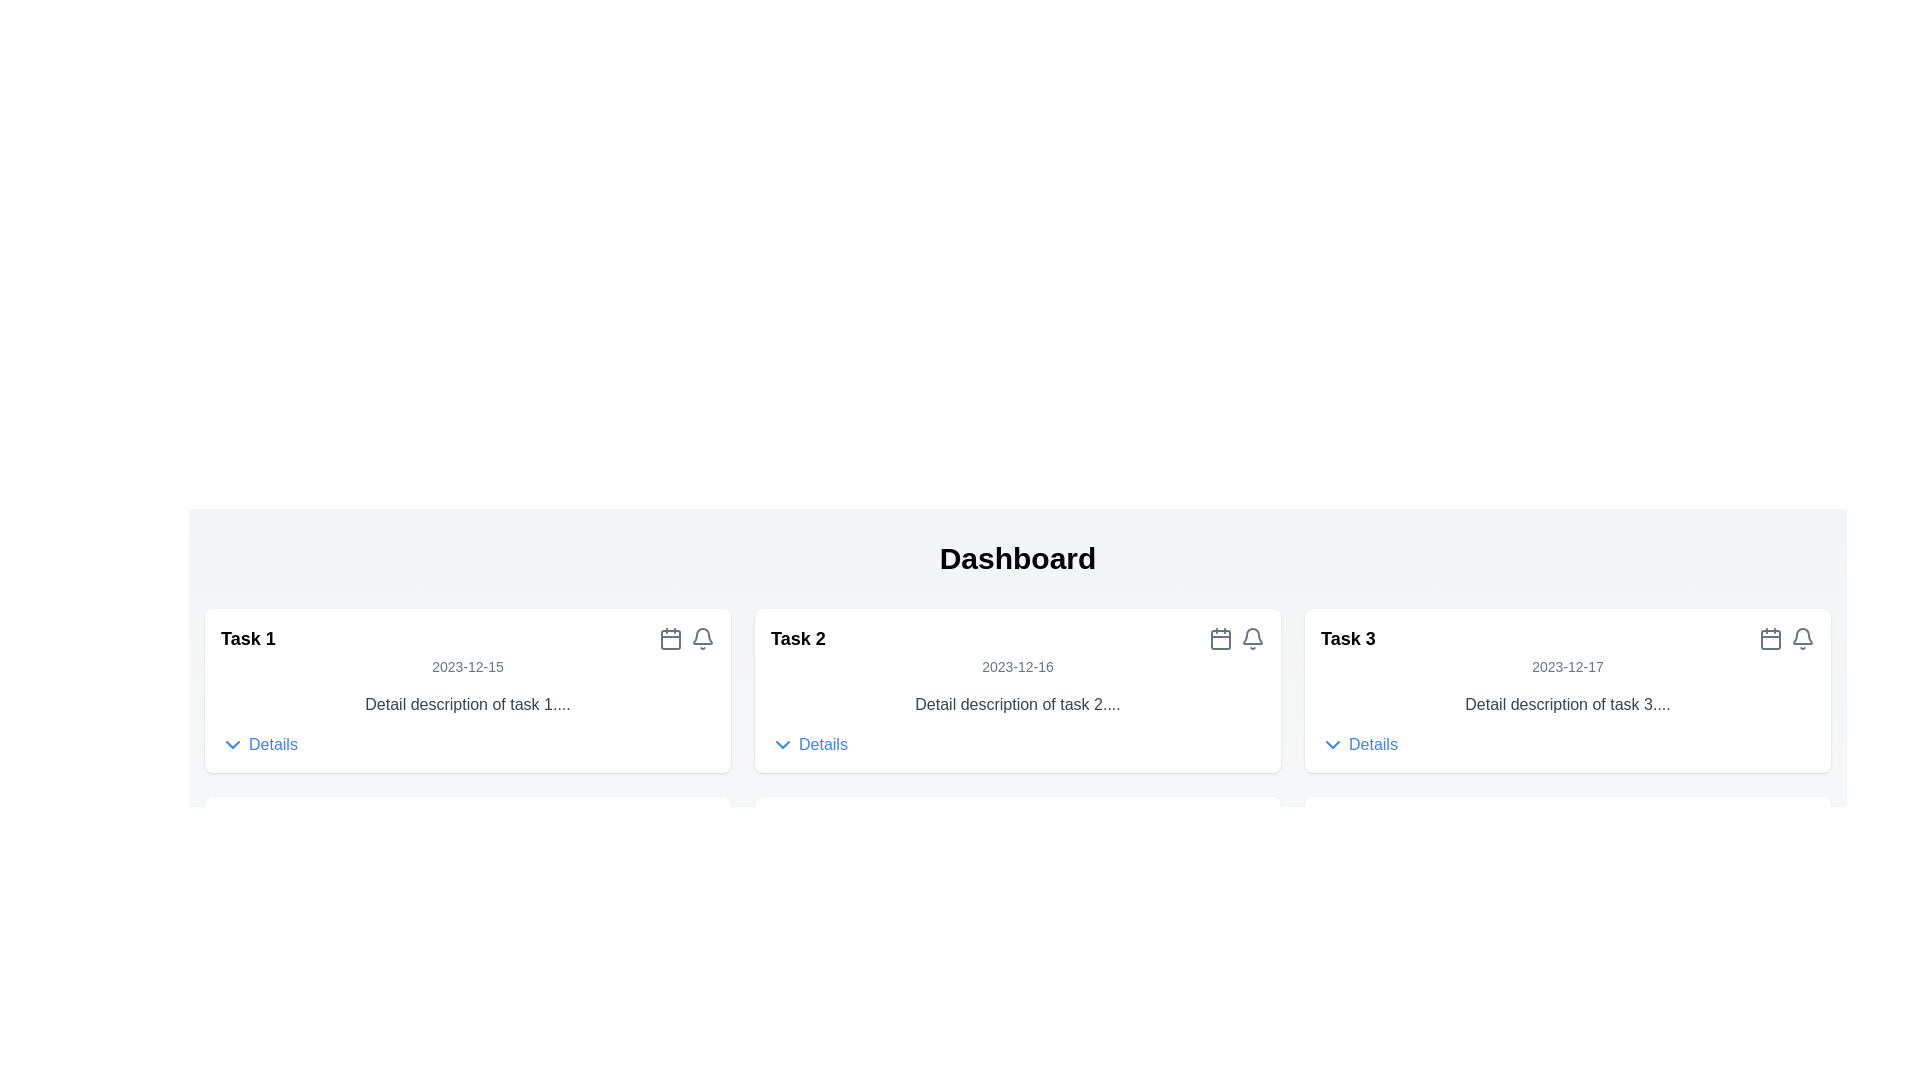 The width and height of the screenshot is (1920, 1080). Describe the element at coordinates (1567, 704) in the screenshot. I see `the static text display providing a description for 'Task 3', located centrally in the middle card of a three-card layout` at that location.